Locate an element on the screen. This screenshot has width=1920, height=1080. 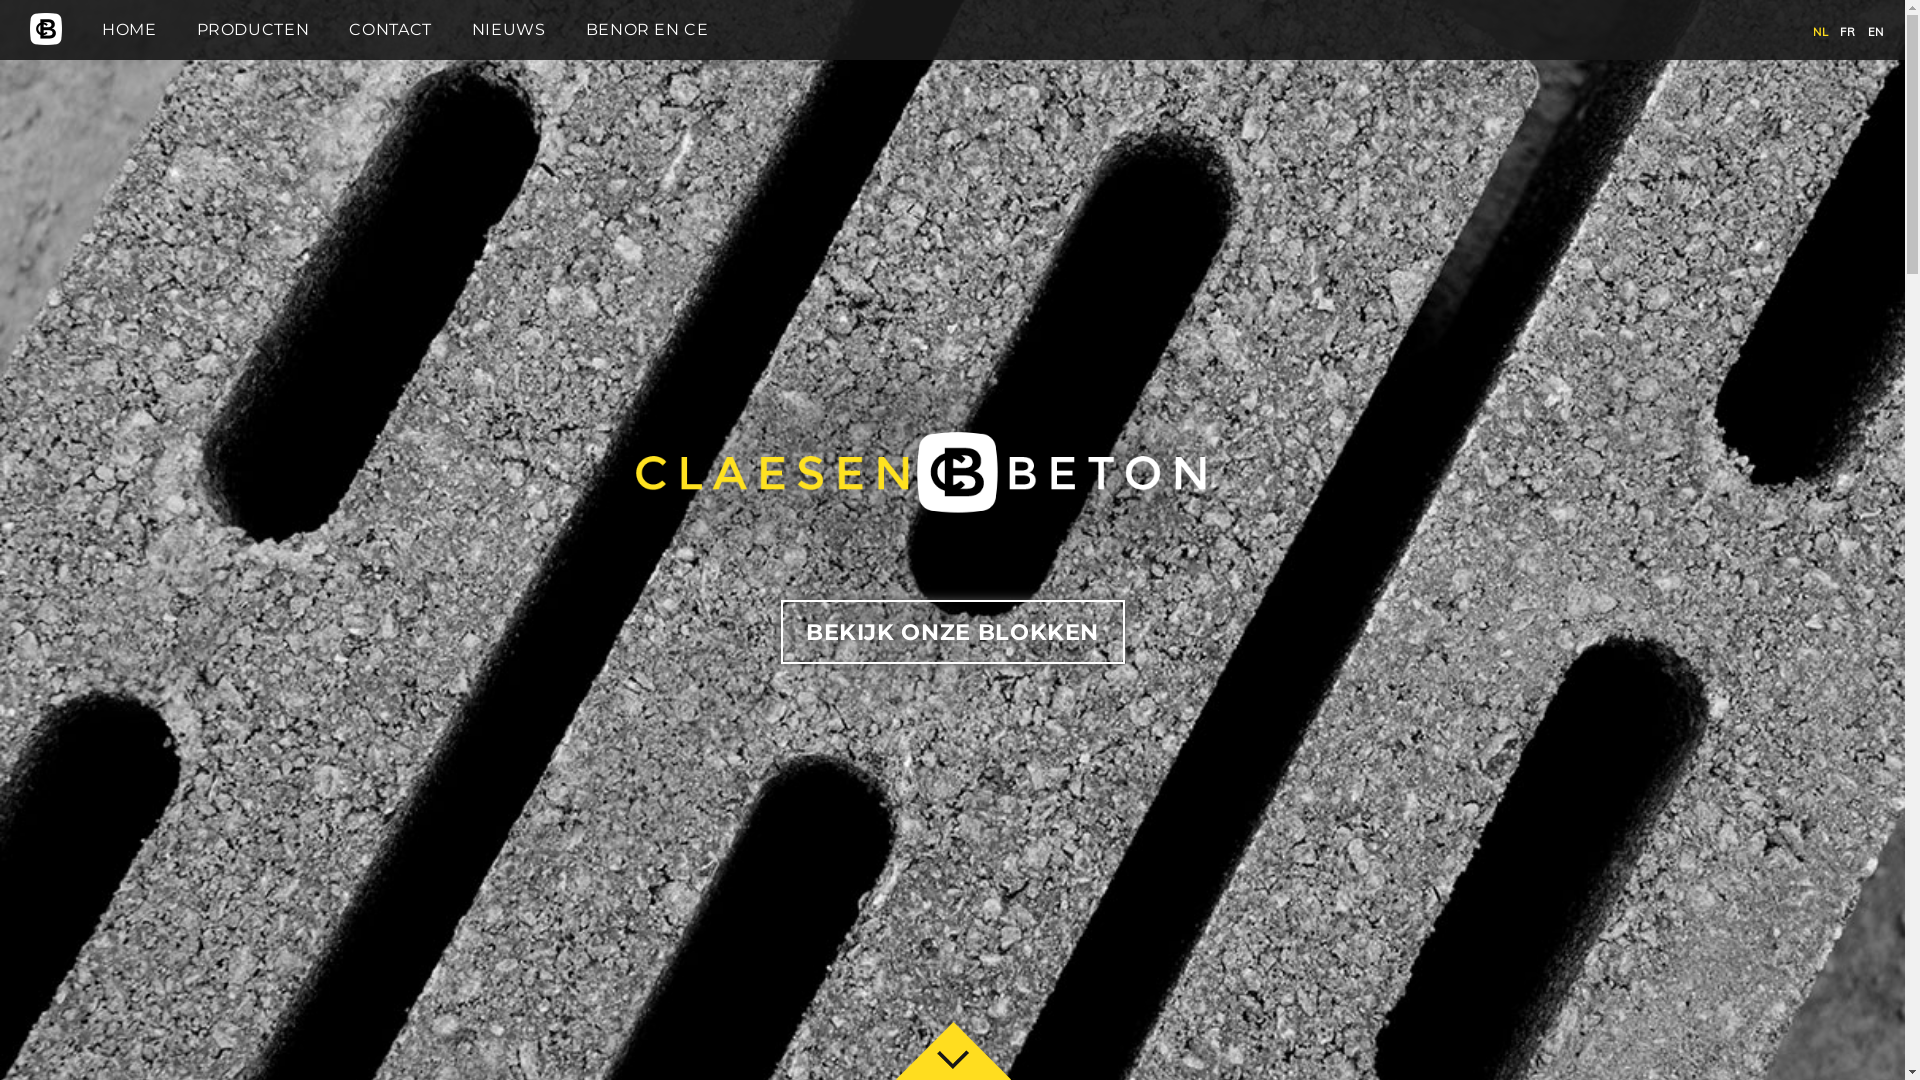
'EN' is located at coordinates (1866, 31).